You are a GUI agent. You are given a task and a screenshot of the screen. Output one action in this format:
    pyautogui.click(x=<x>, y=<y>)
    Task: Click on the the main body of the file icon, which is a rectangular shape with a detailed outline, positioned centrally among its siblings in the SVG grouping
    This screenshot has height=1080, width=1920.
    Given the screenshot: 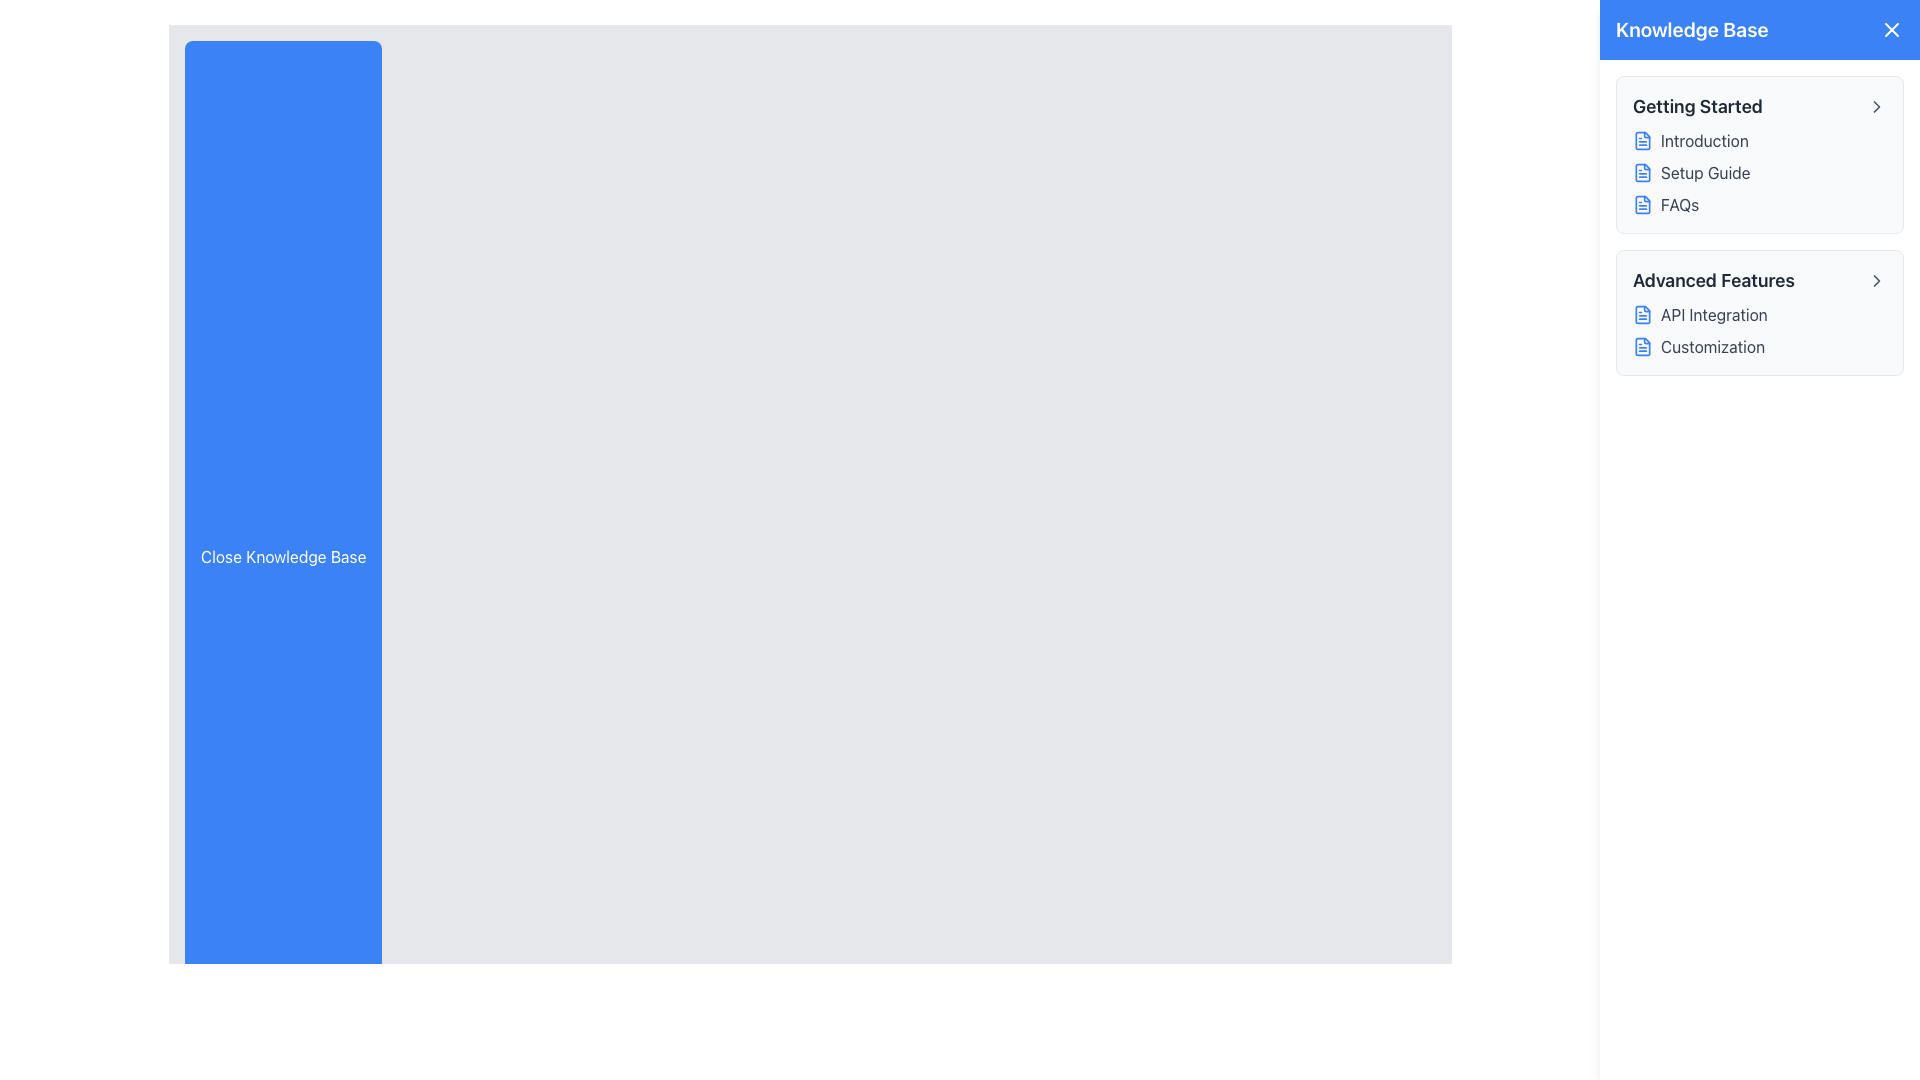 What is the action you would take?
    pyautogui.click(x=1642, y=346)
    